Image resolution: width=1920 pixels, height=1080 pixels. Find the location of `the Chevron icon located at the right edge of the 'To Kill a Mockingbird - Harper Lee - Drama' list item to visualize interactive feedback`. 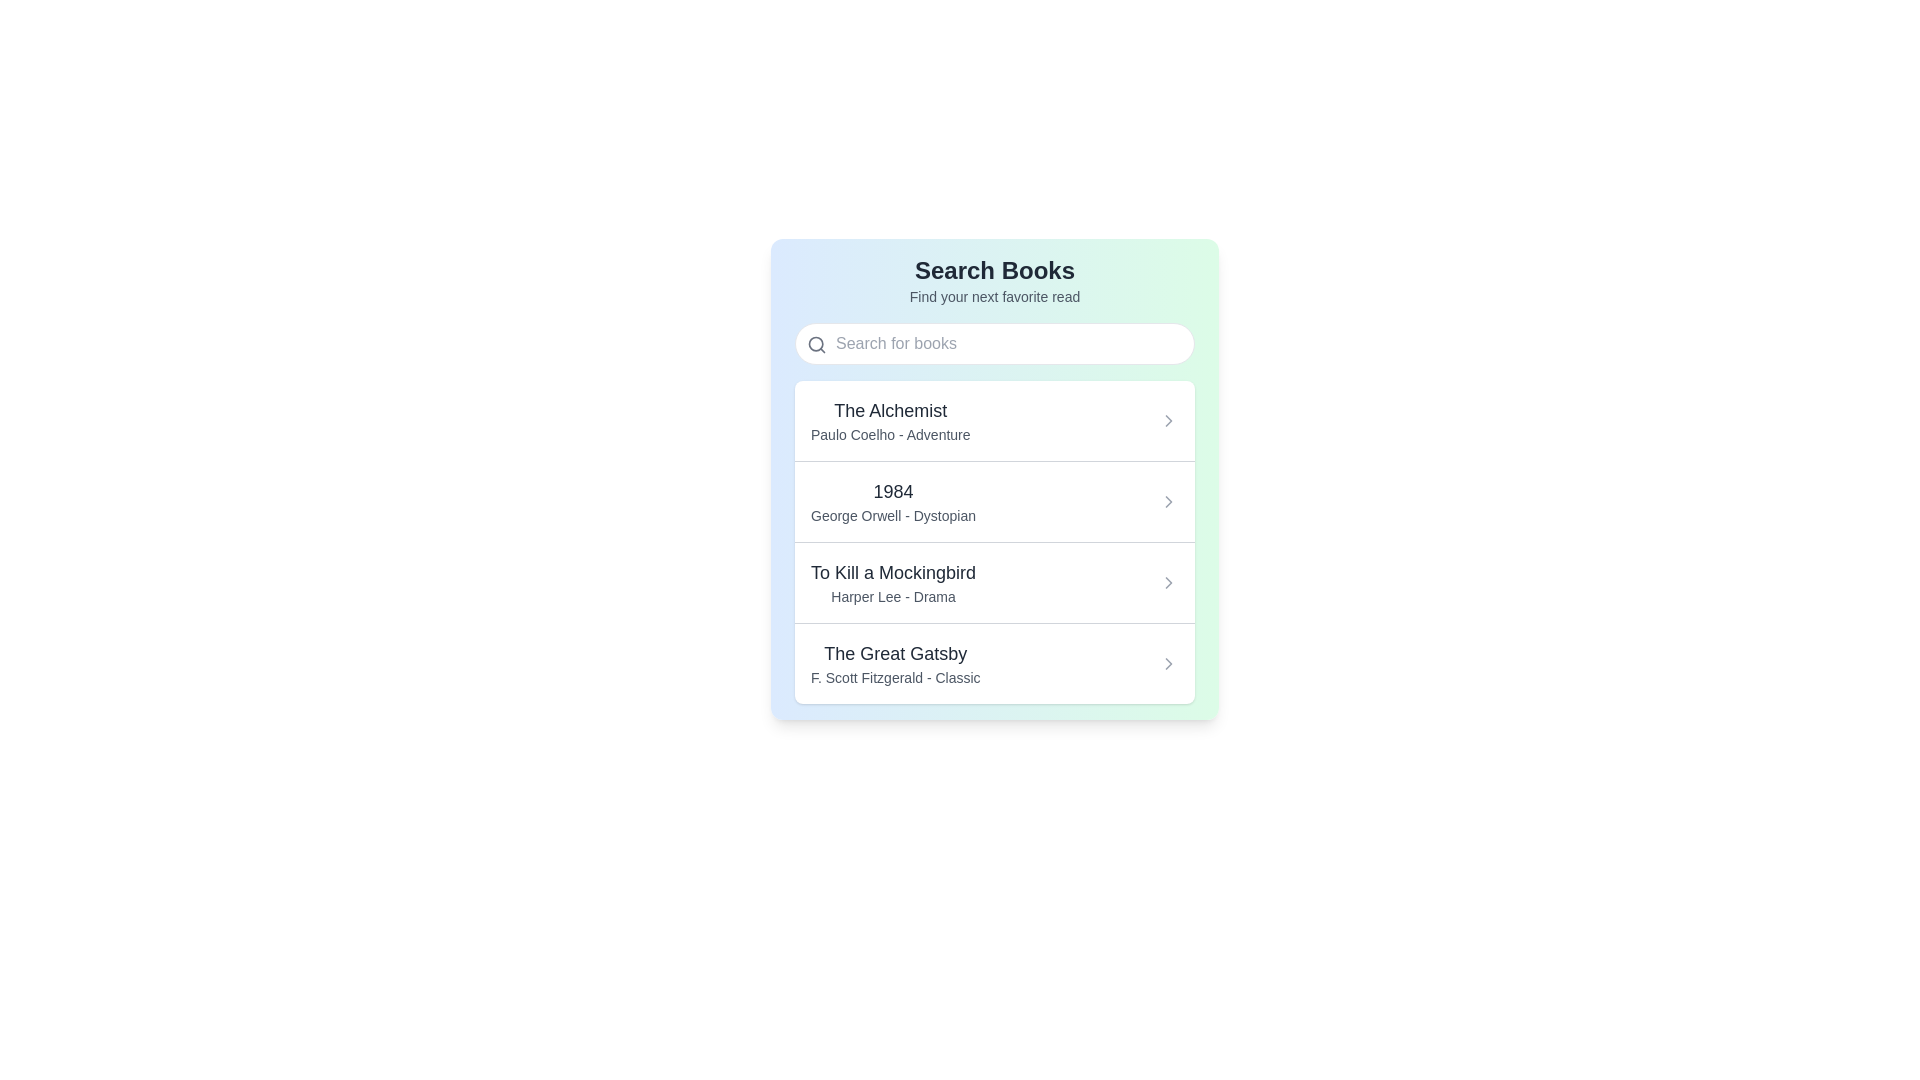

the Chevron icon located at the right edge of the 'To Kill a Mockingbird - Harper Lee - Drama' list item to visualize interactive feedback is located at coordinates (1169, 582).